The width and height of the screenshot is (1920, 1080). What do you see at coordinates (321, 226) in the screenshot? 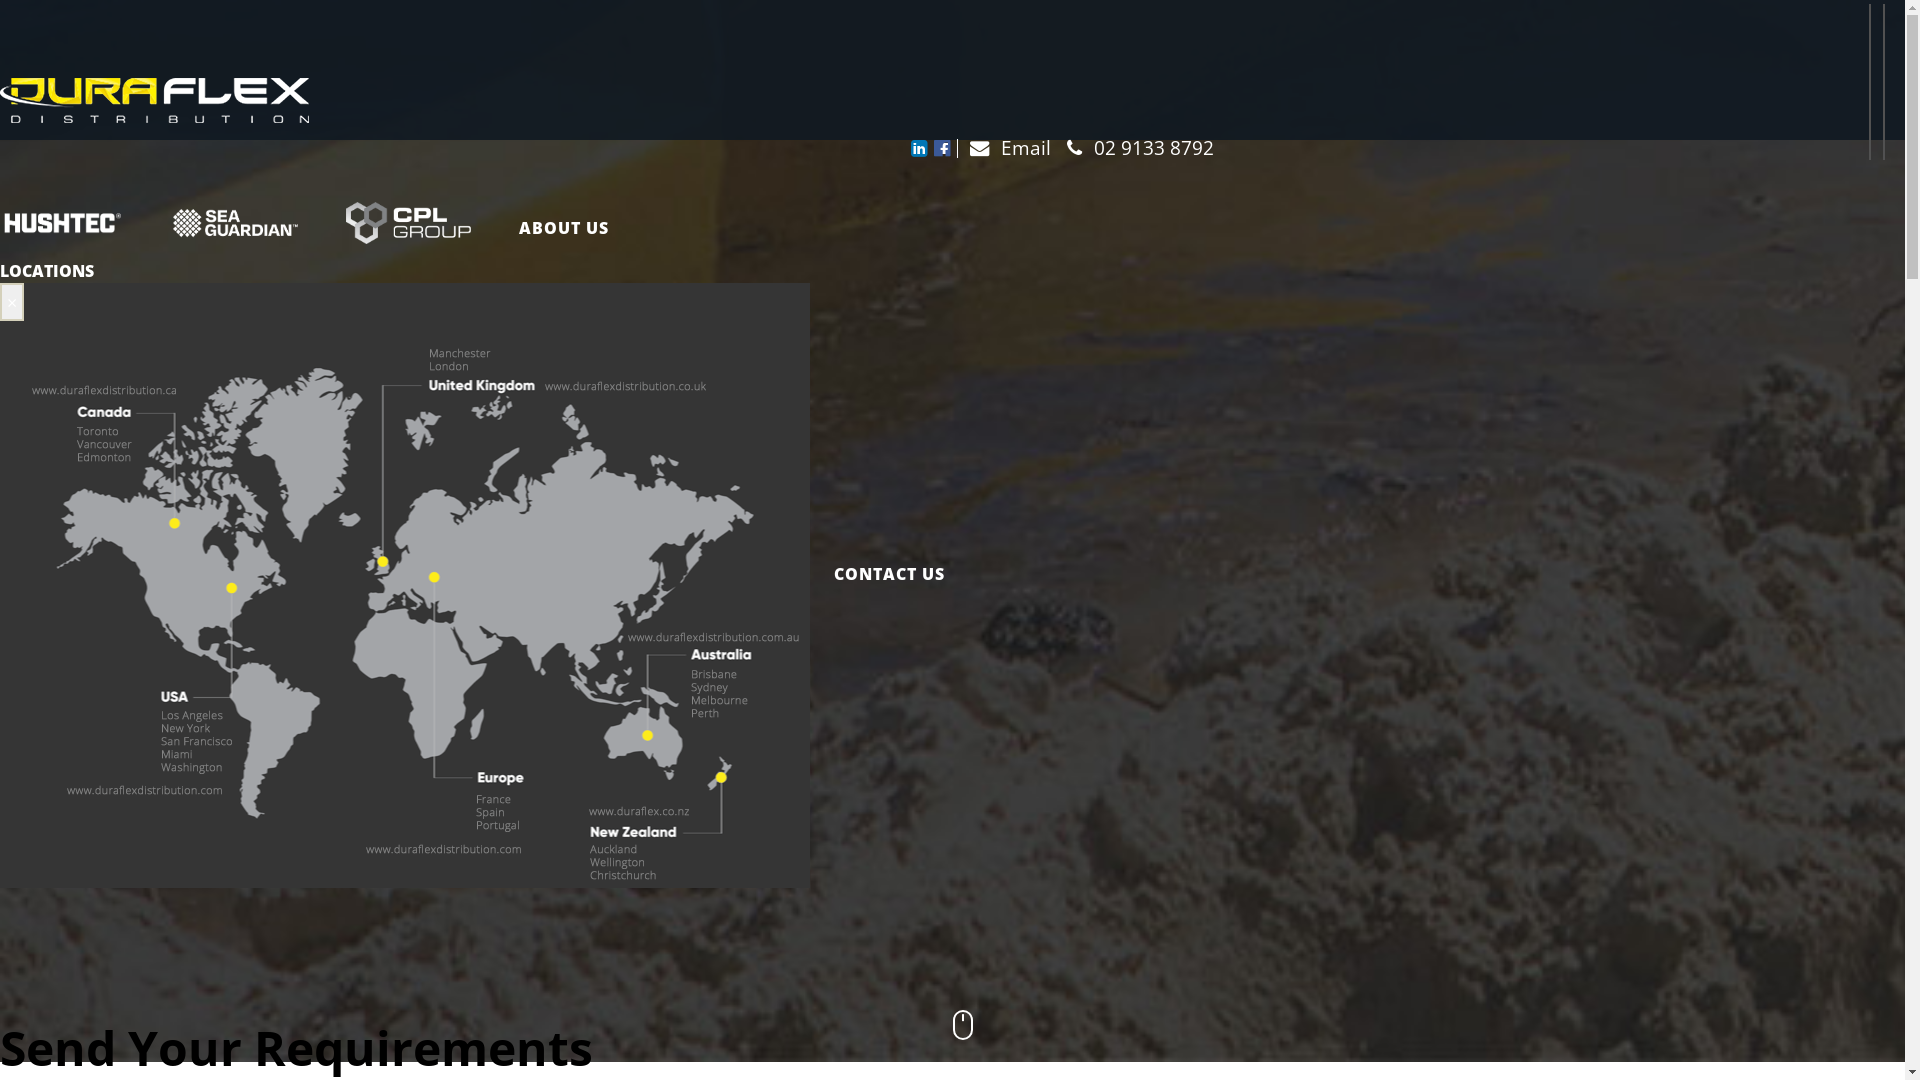
I see `'SMARTEC SOLUTIONS AU'` at bounding box center [321, 226].